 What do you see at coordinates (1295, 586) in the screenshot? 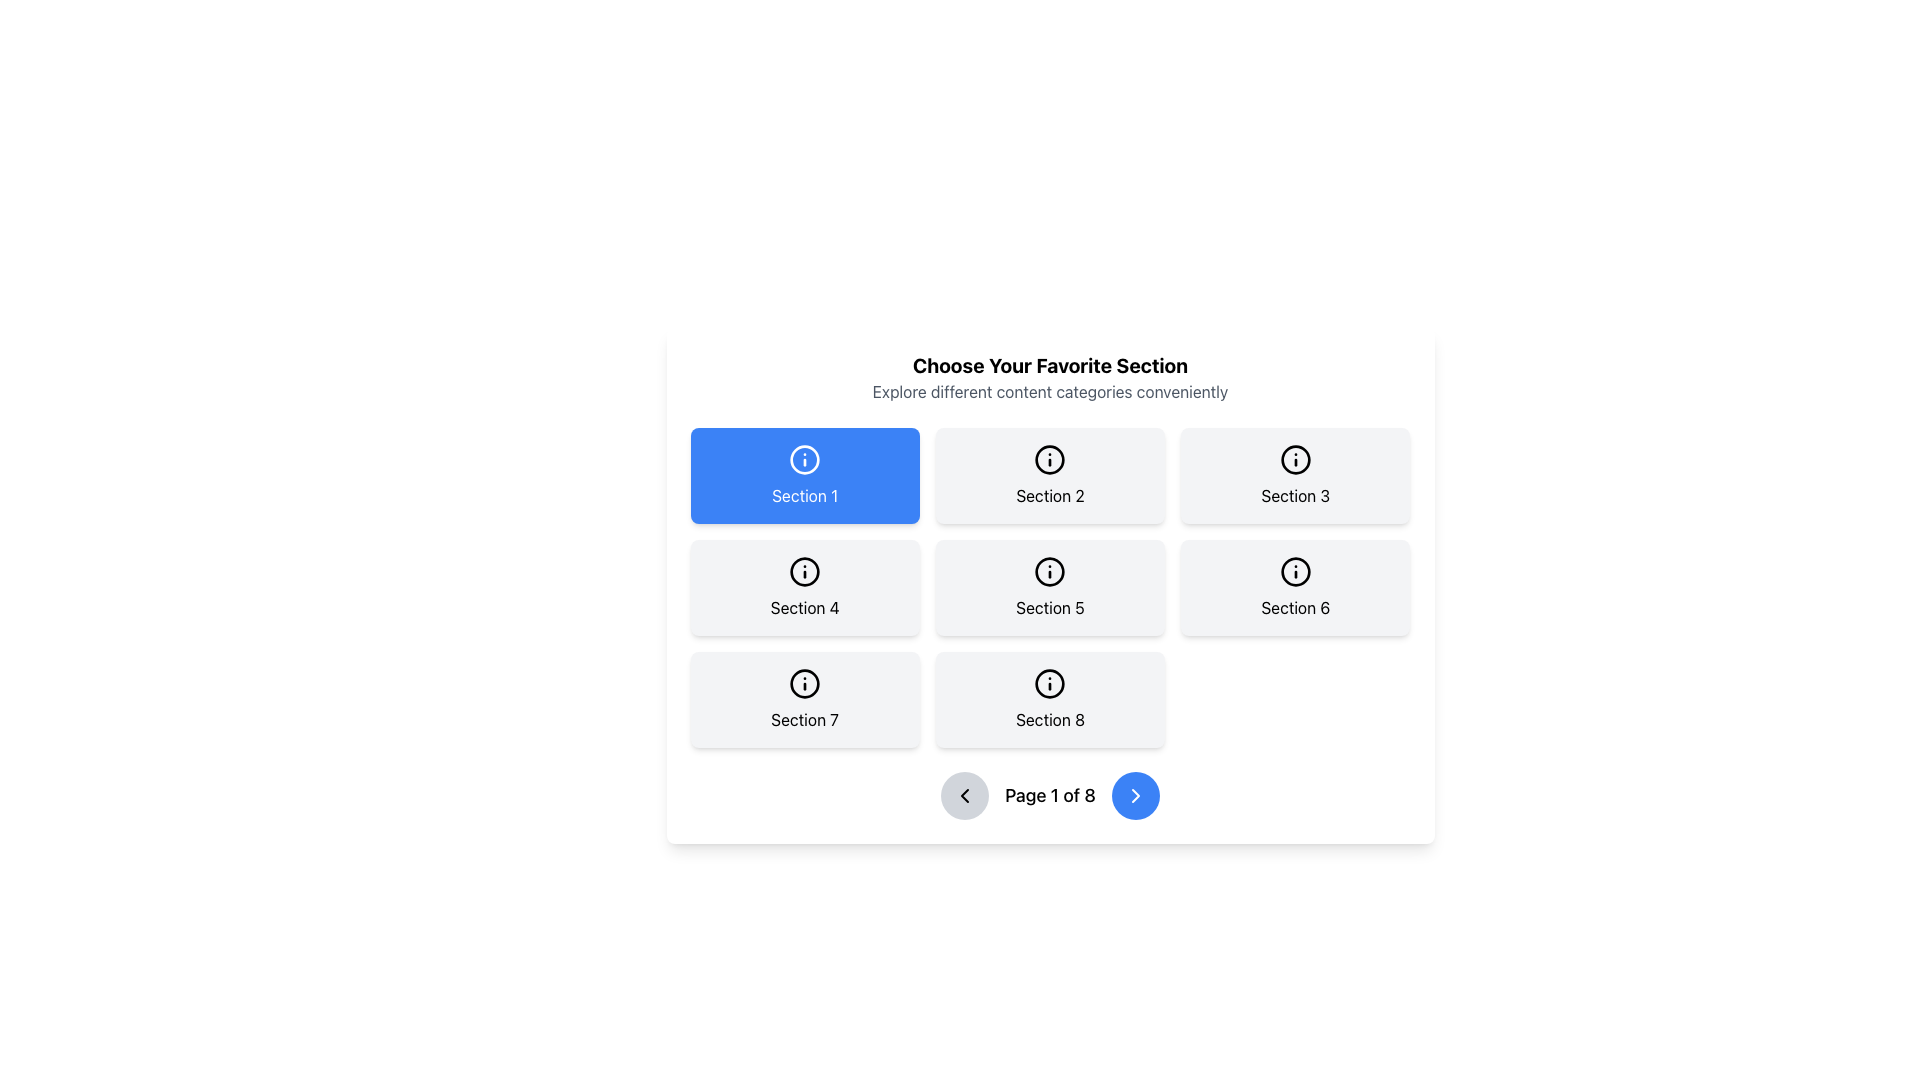
I see `the rectangular card labeled 'Section 6' with a light gray background and an information icon at the top` at bounding box center [1295, 586].